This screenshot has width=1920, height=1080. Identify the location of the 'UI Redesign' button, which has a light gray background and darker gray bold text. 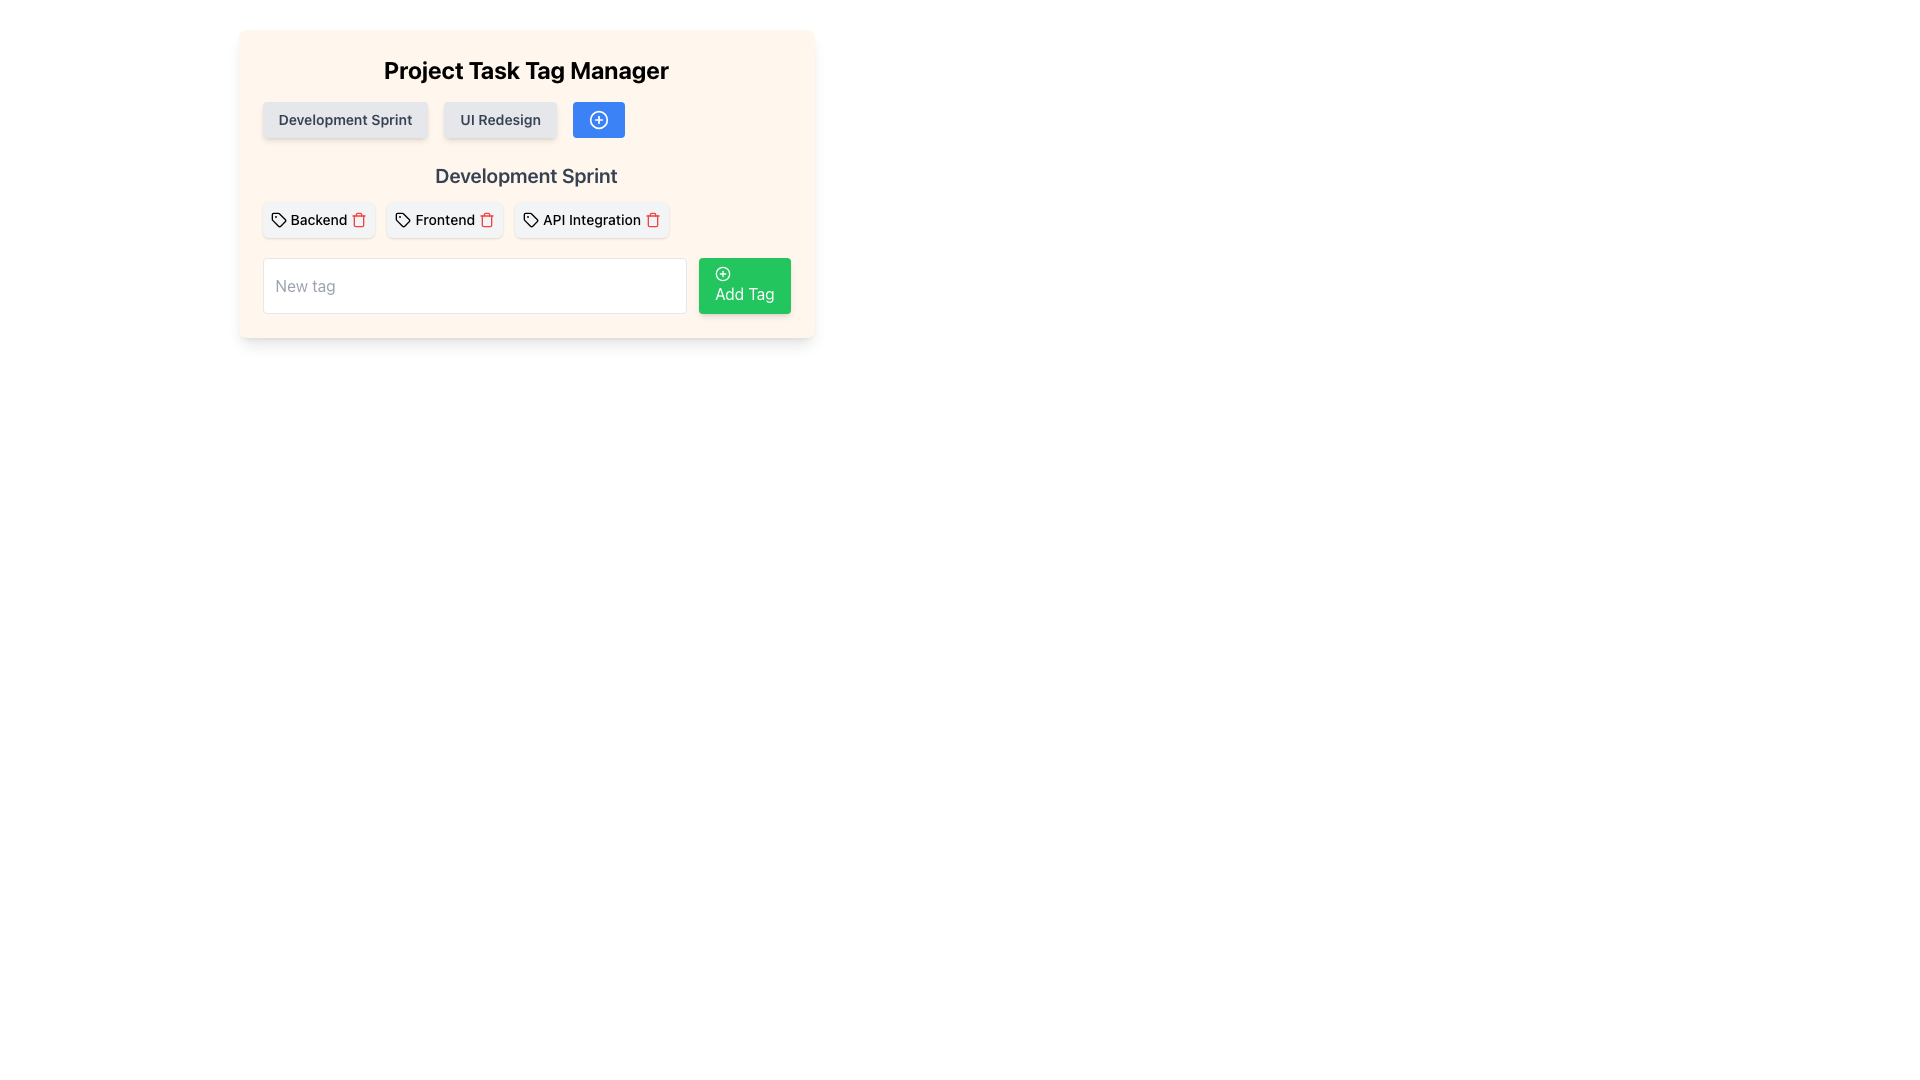
(500, 119).